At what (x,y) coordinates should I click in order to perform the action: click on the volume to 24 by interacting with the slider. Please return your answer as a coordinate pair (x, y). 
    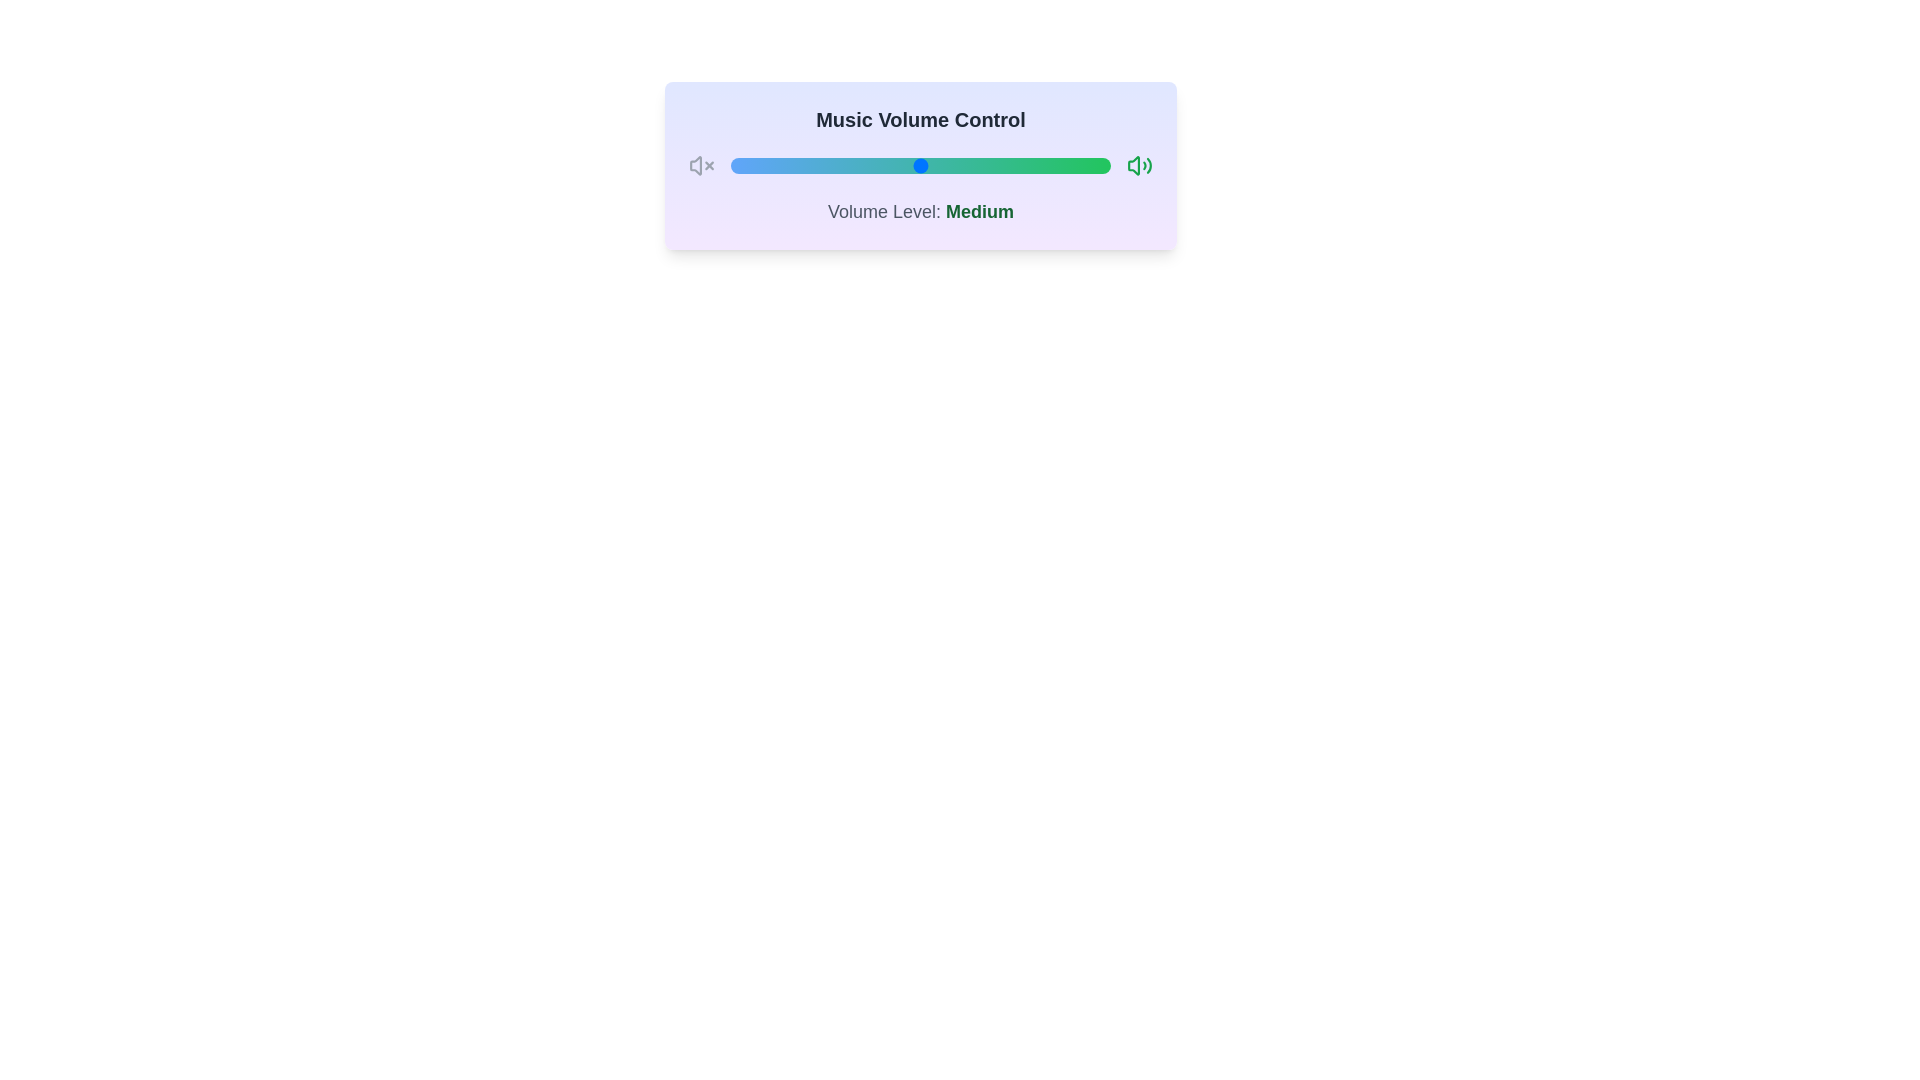
    Looking at the image, I should click on (822, 164).